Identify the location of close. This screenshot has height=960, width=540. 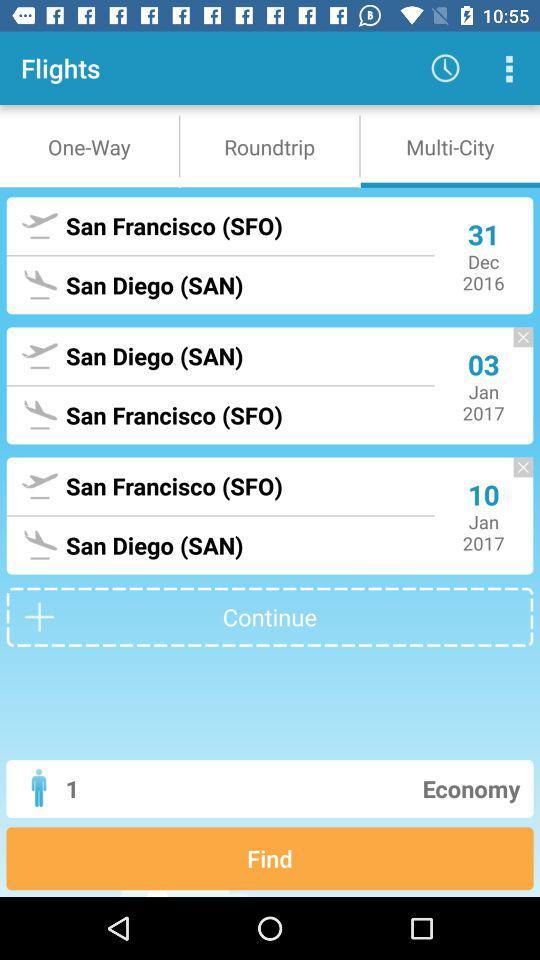
(513, 477).